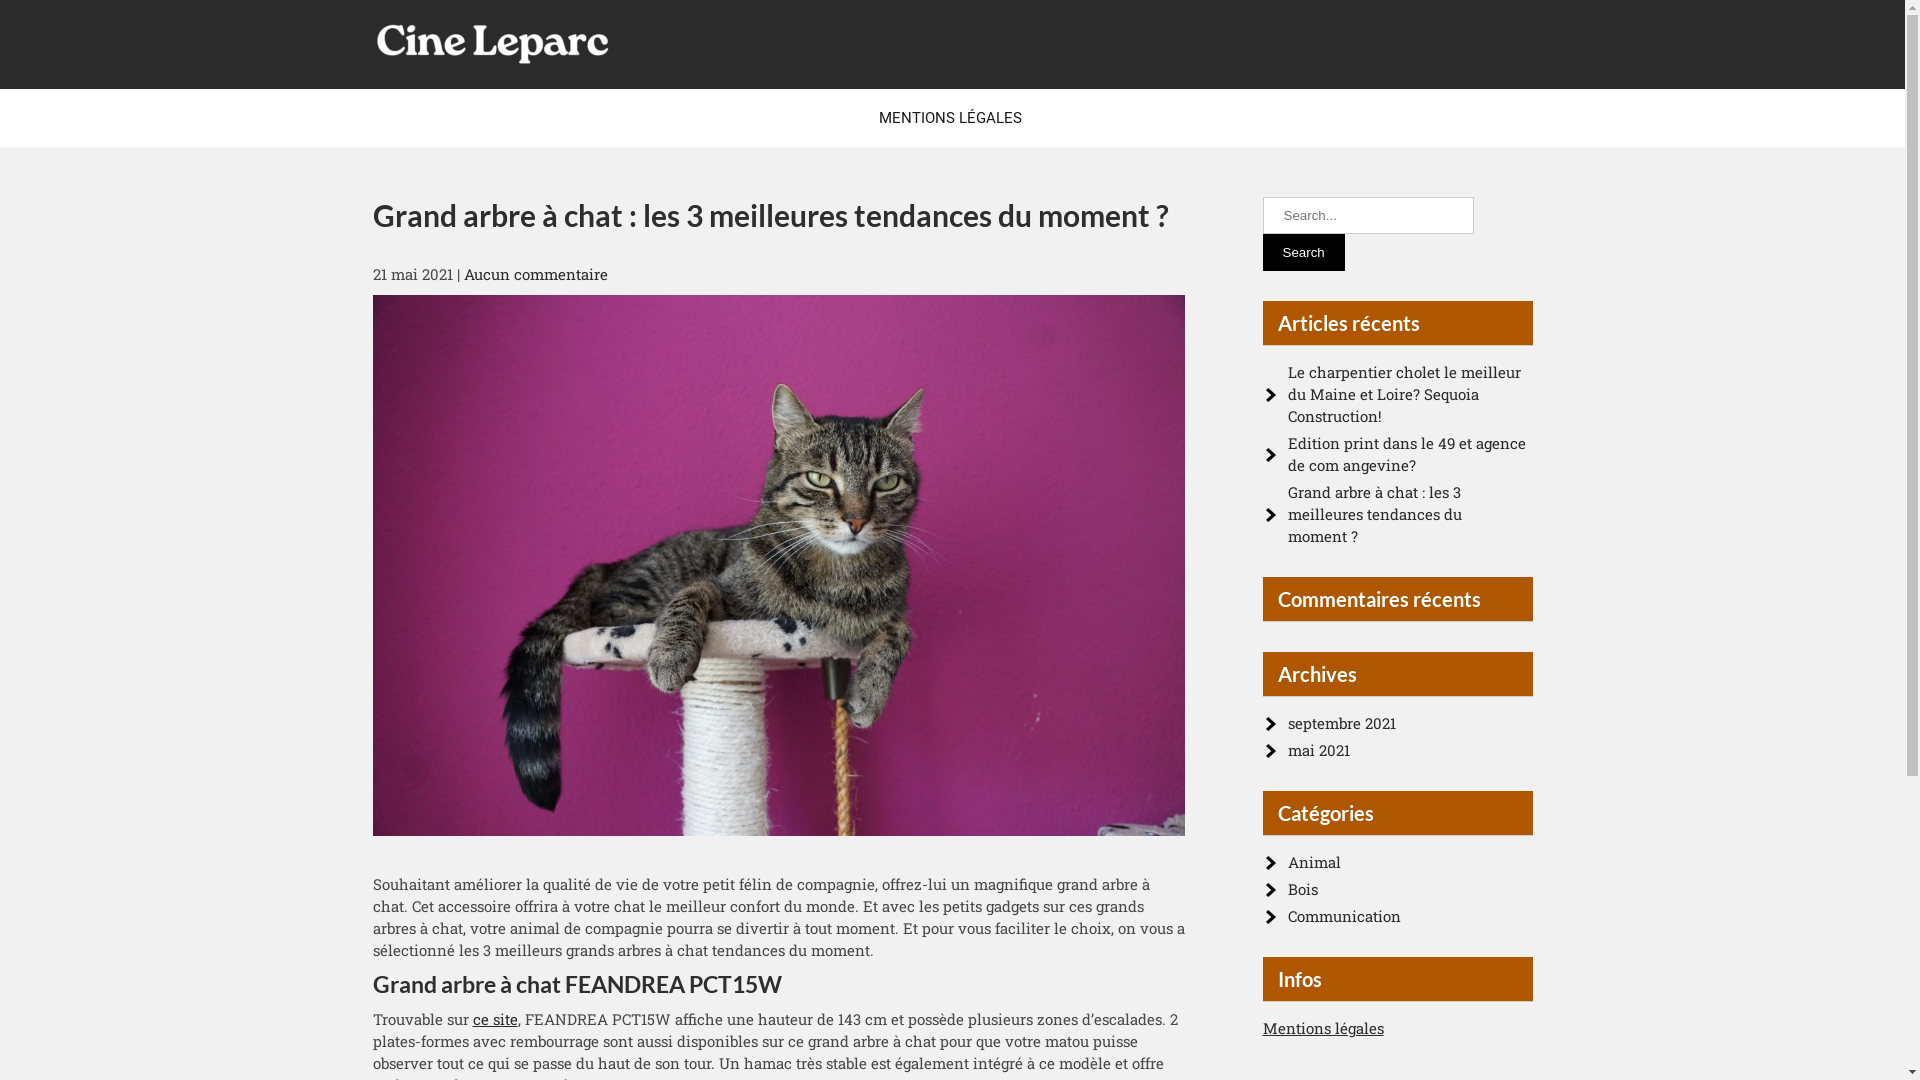 This screenshot has width=1920, height=1080. What do you see at coordinates (1302, 887) in the screenshot?
I see `'Bois'` at bounding box center [1302, 887].